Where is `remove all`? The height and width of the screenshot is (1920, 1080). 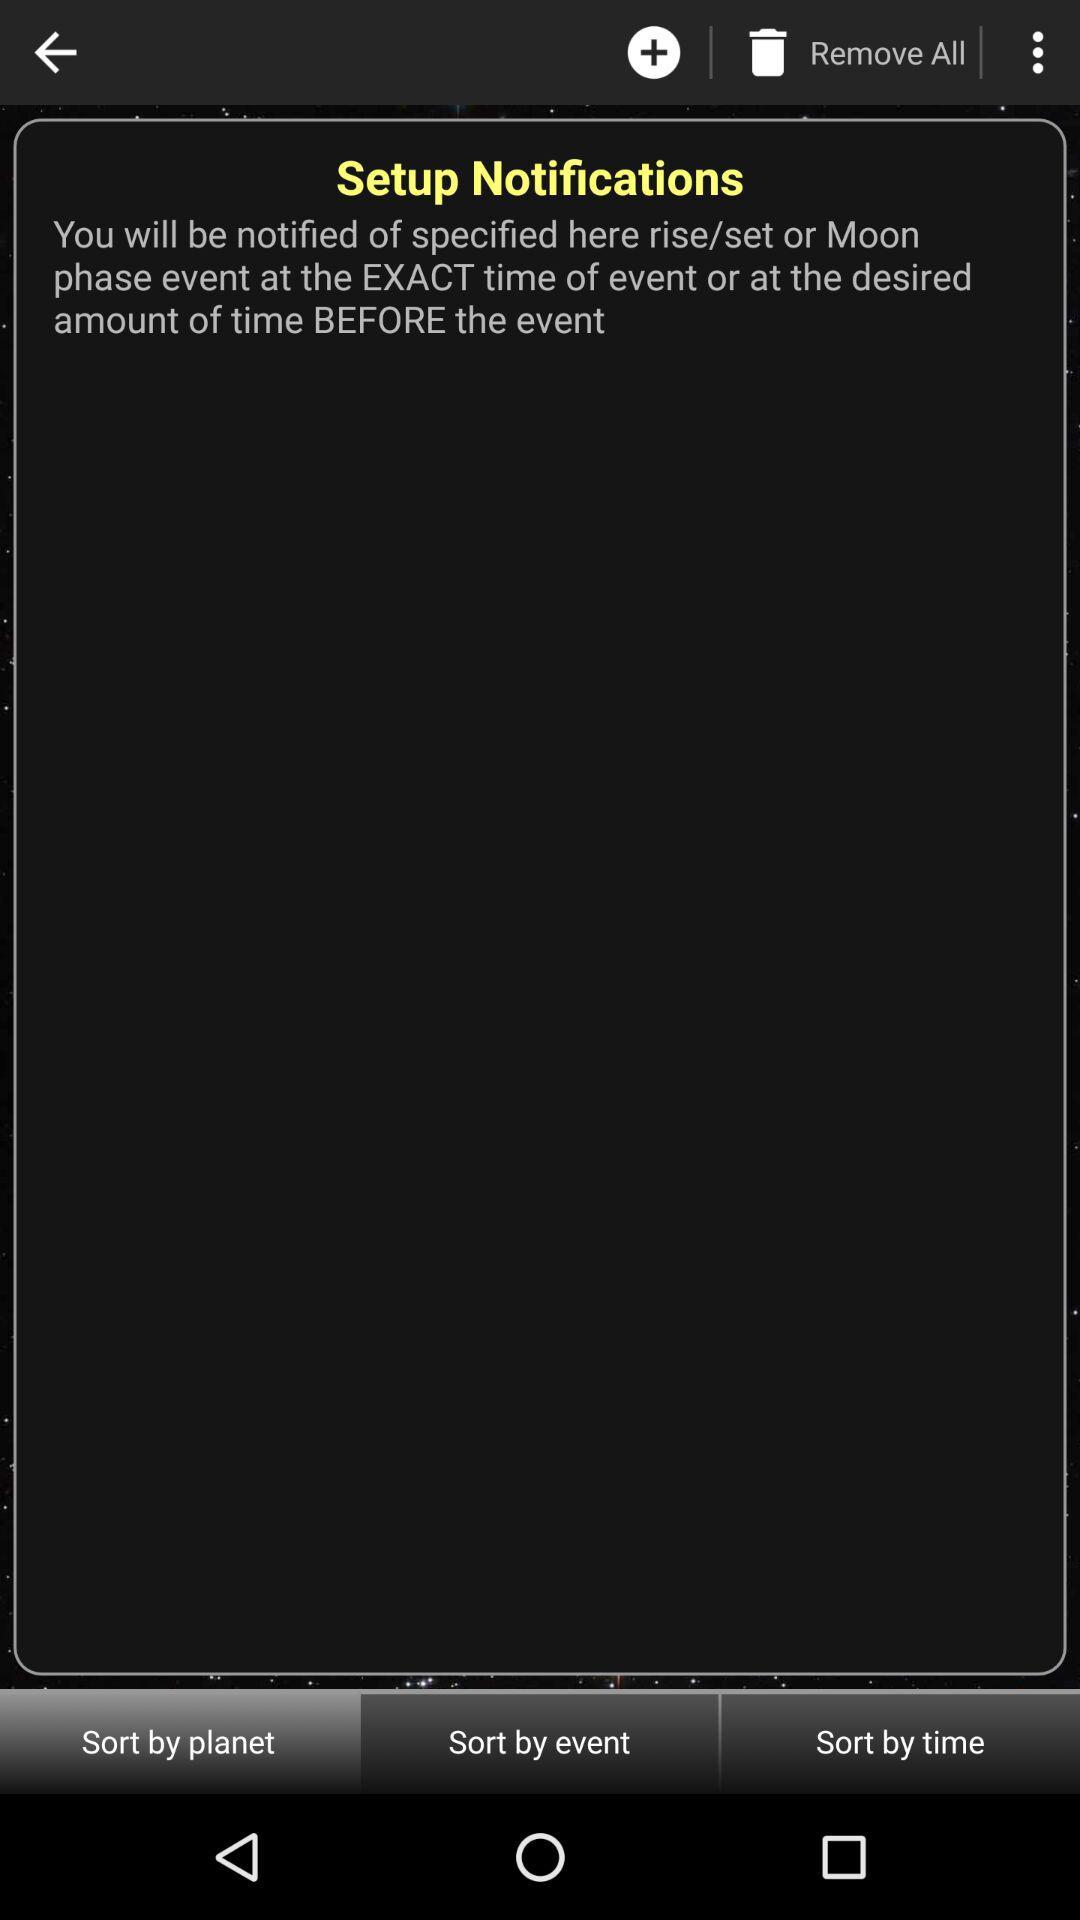 remove all is located at coordinates (766, 52).